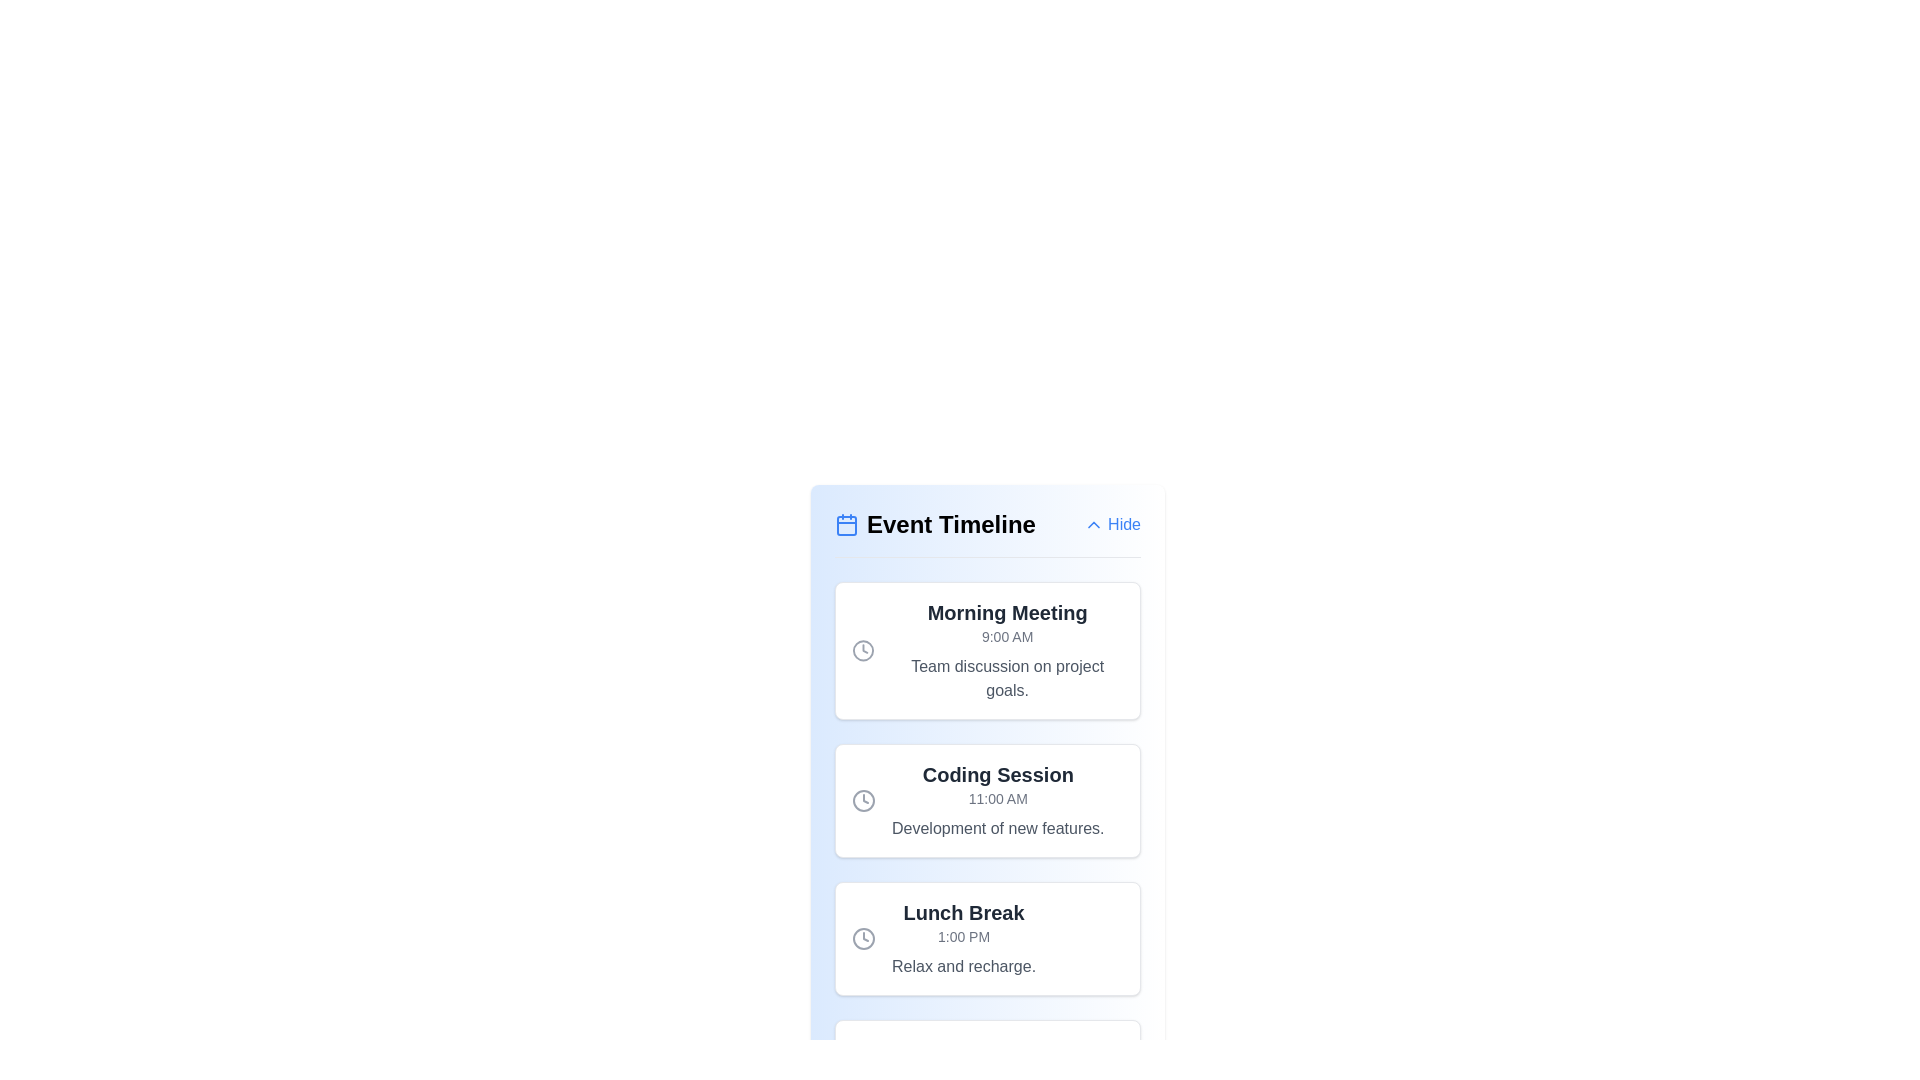 This screenshot has height=1080, width=1920. I want to click on the text label displaying '1:00 PM', which is a muted gray color and positioned below the 'Lunch Break' title in the event card, so click(964, 937).